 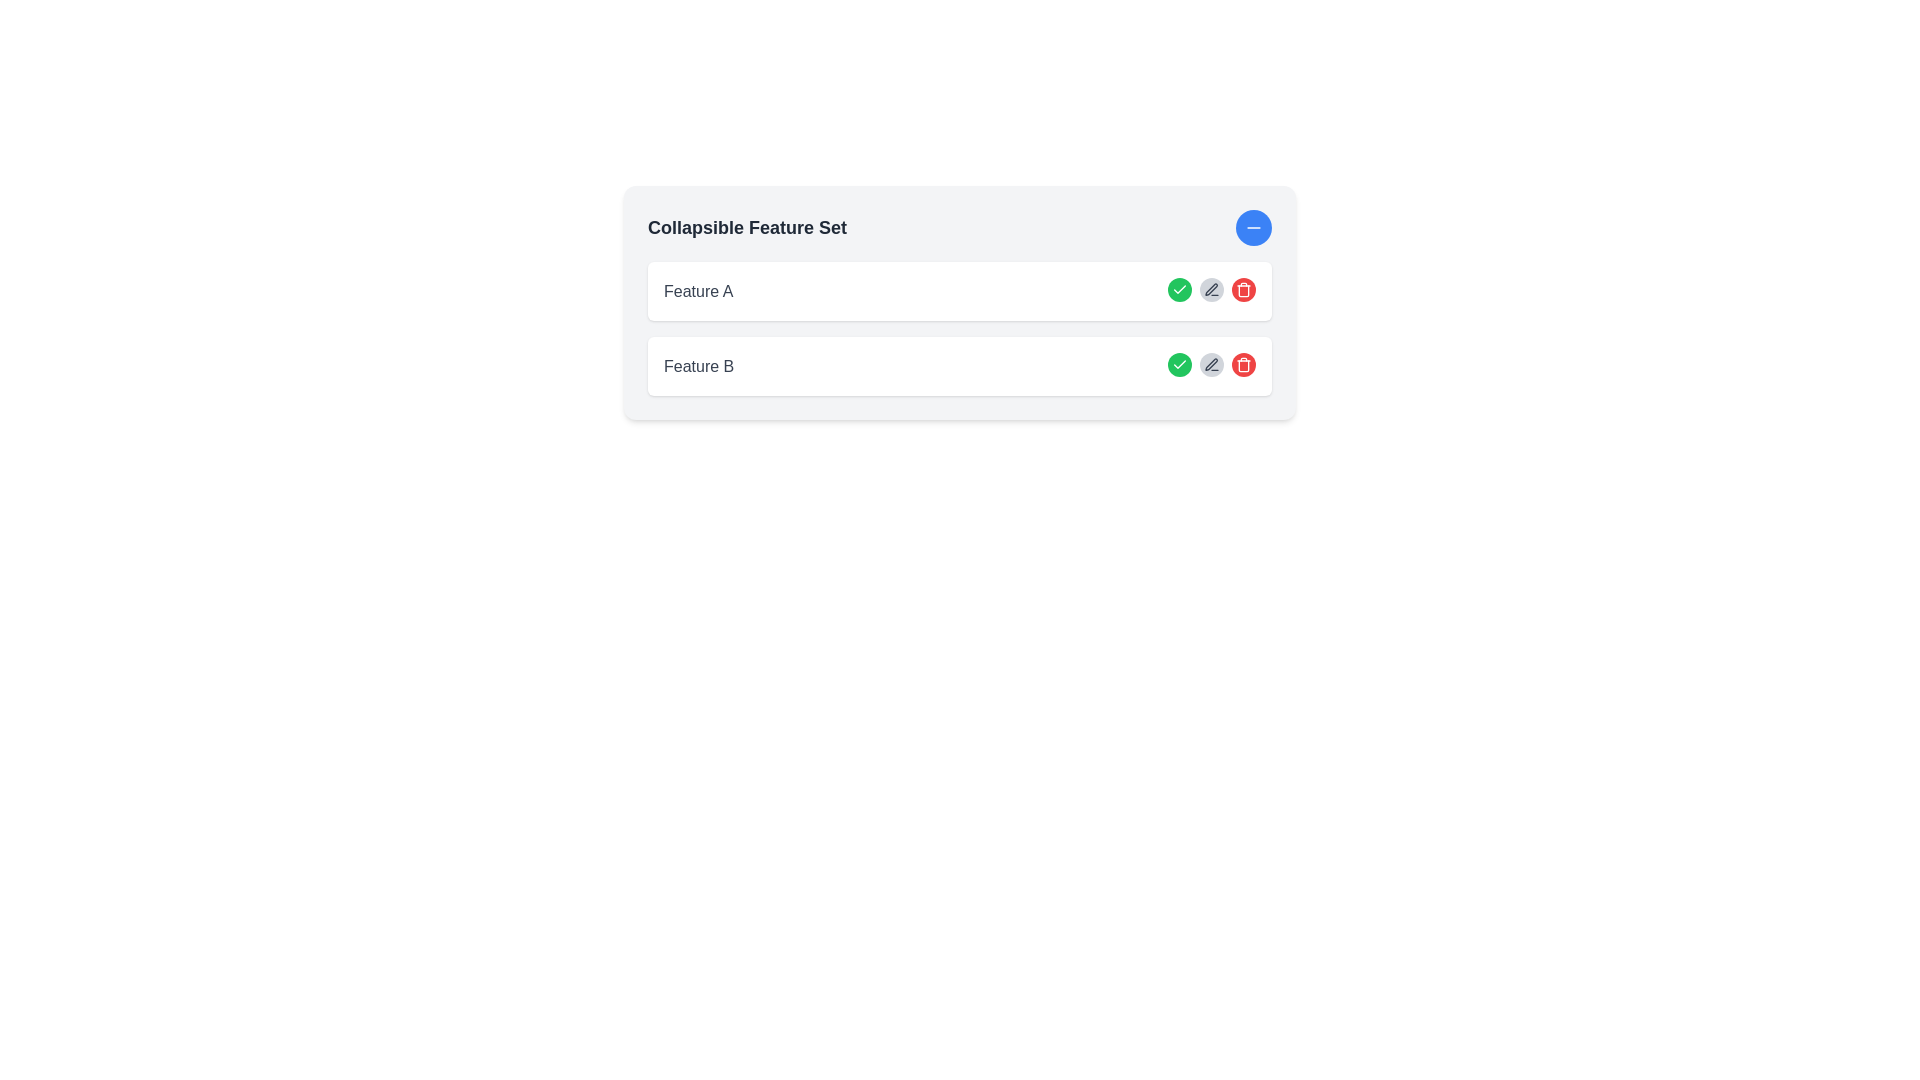 What do you see at coordinates (1210, 289) in the screenshot?
I see `the circular button displaying a pen icon to initiate the edit action` at bounding box center [1210, 289].